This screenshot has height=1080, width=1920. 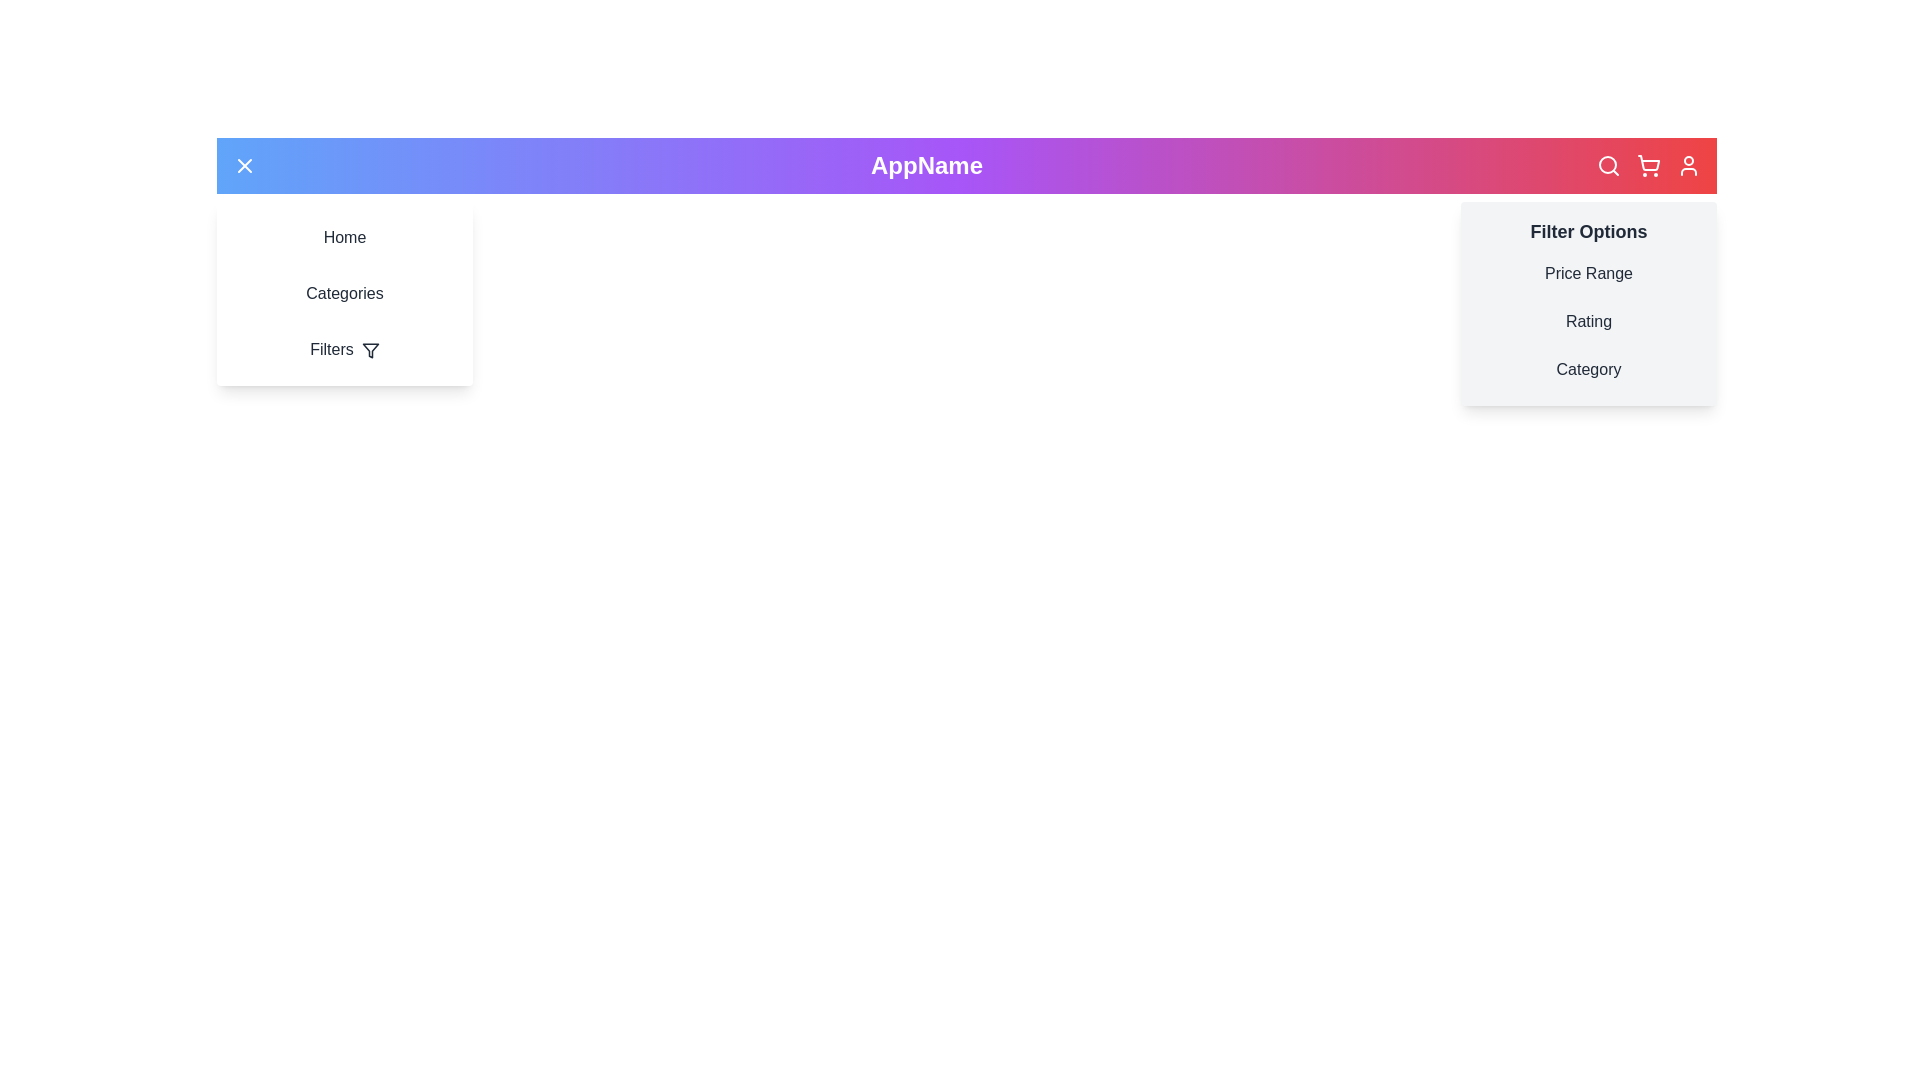 What do you see at coordinates (1608, 164) in the screenshot?
I see `the search icon button located at the right end of the gradient-colored top navigation bar` at bounding box center [1608, 164].